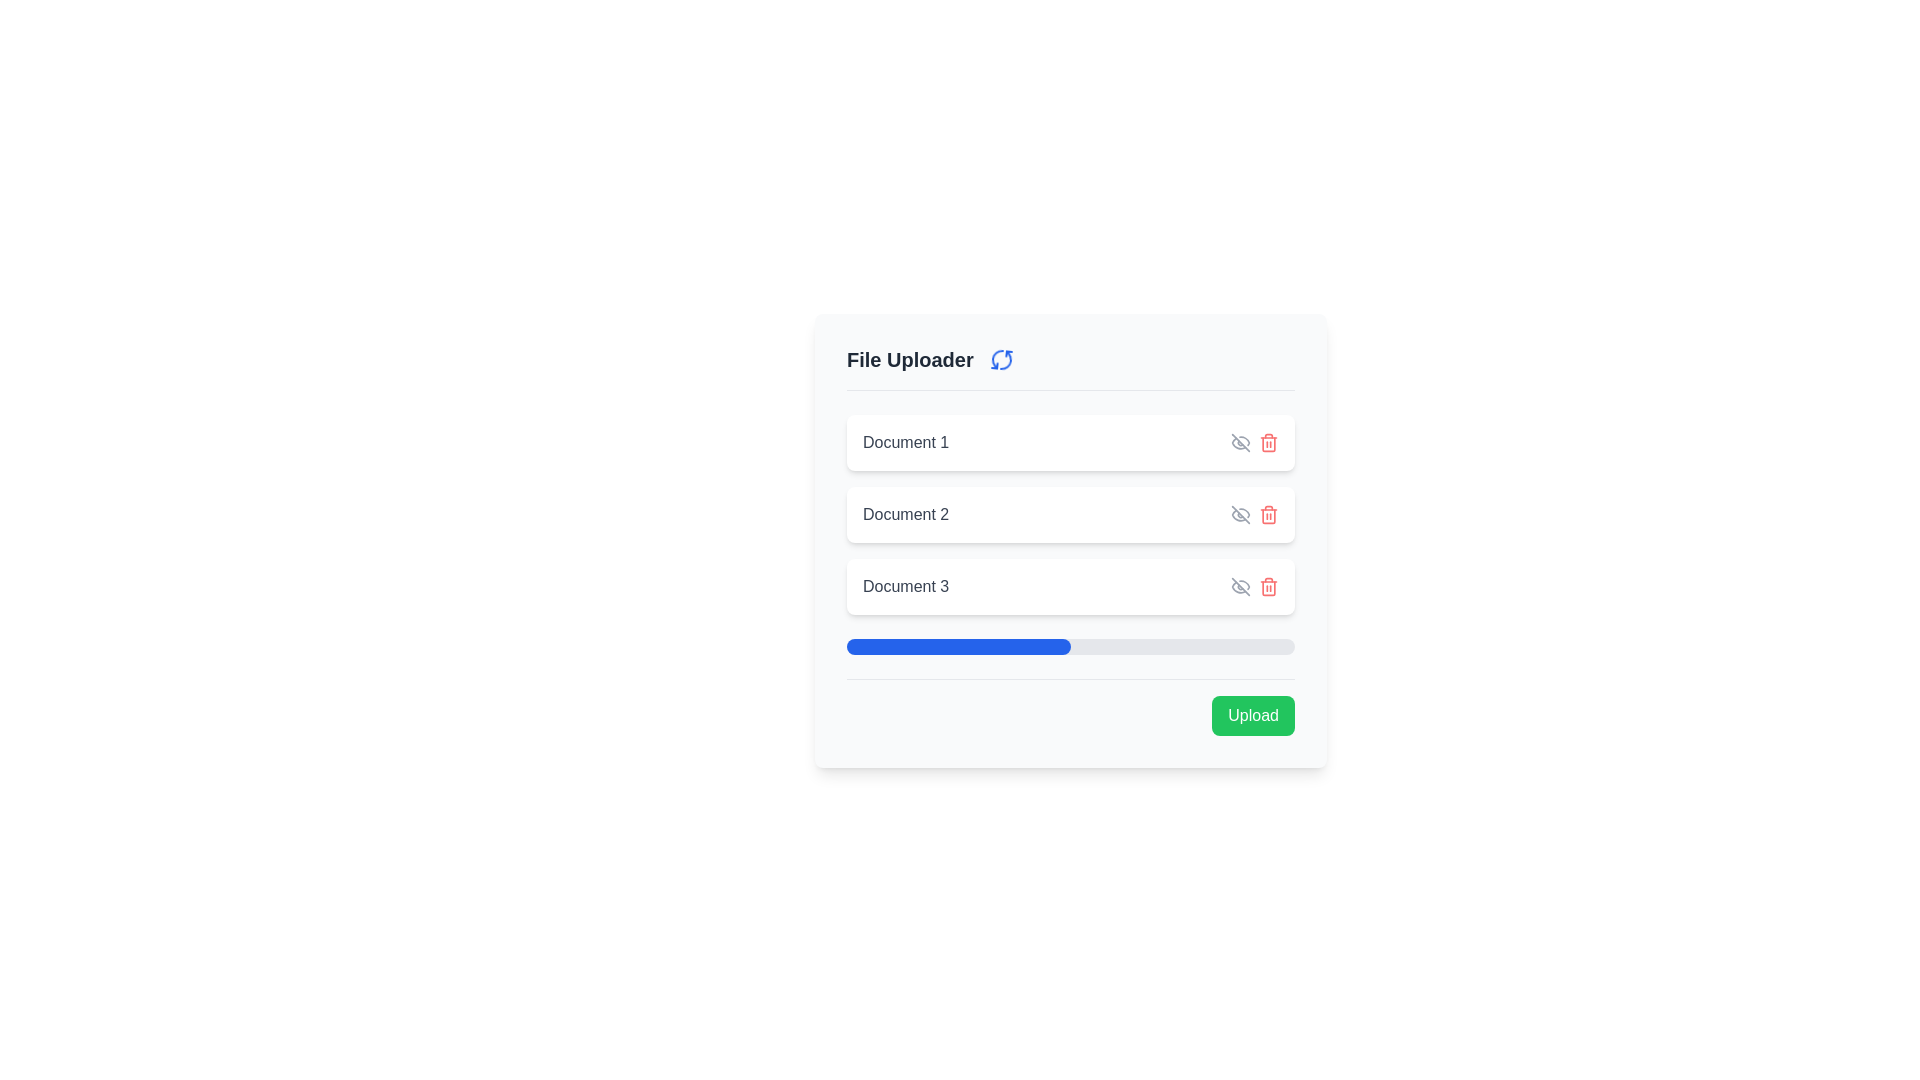  I want to click on the spinning animation on the Header section with an indicator icon, which serves as the title for the file uploading interface, so click(1069, 367).